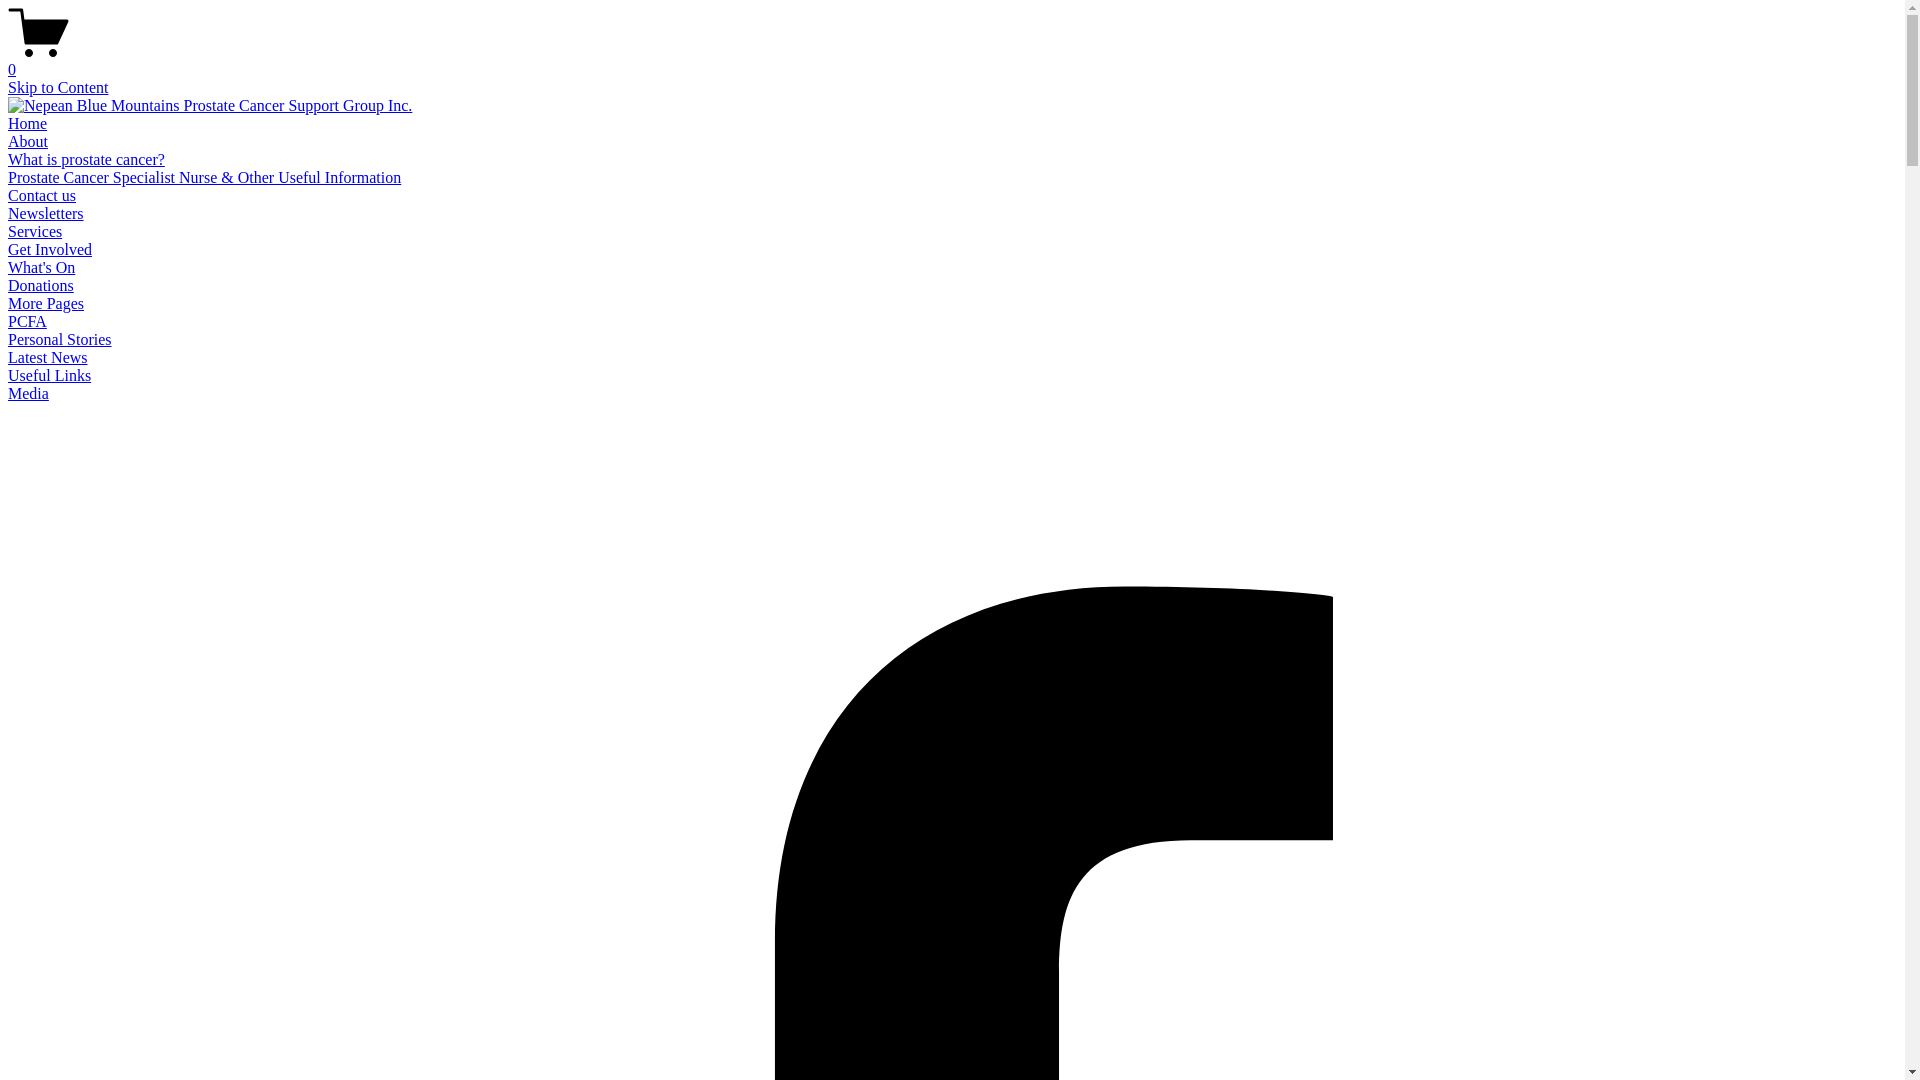  Describe the element at coordinates (46, 303) in the screenshot. I see `'More Pages'` at that location.